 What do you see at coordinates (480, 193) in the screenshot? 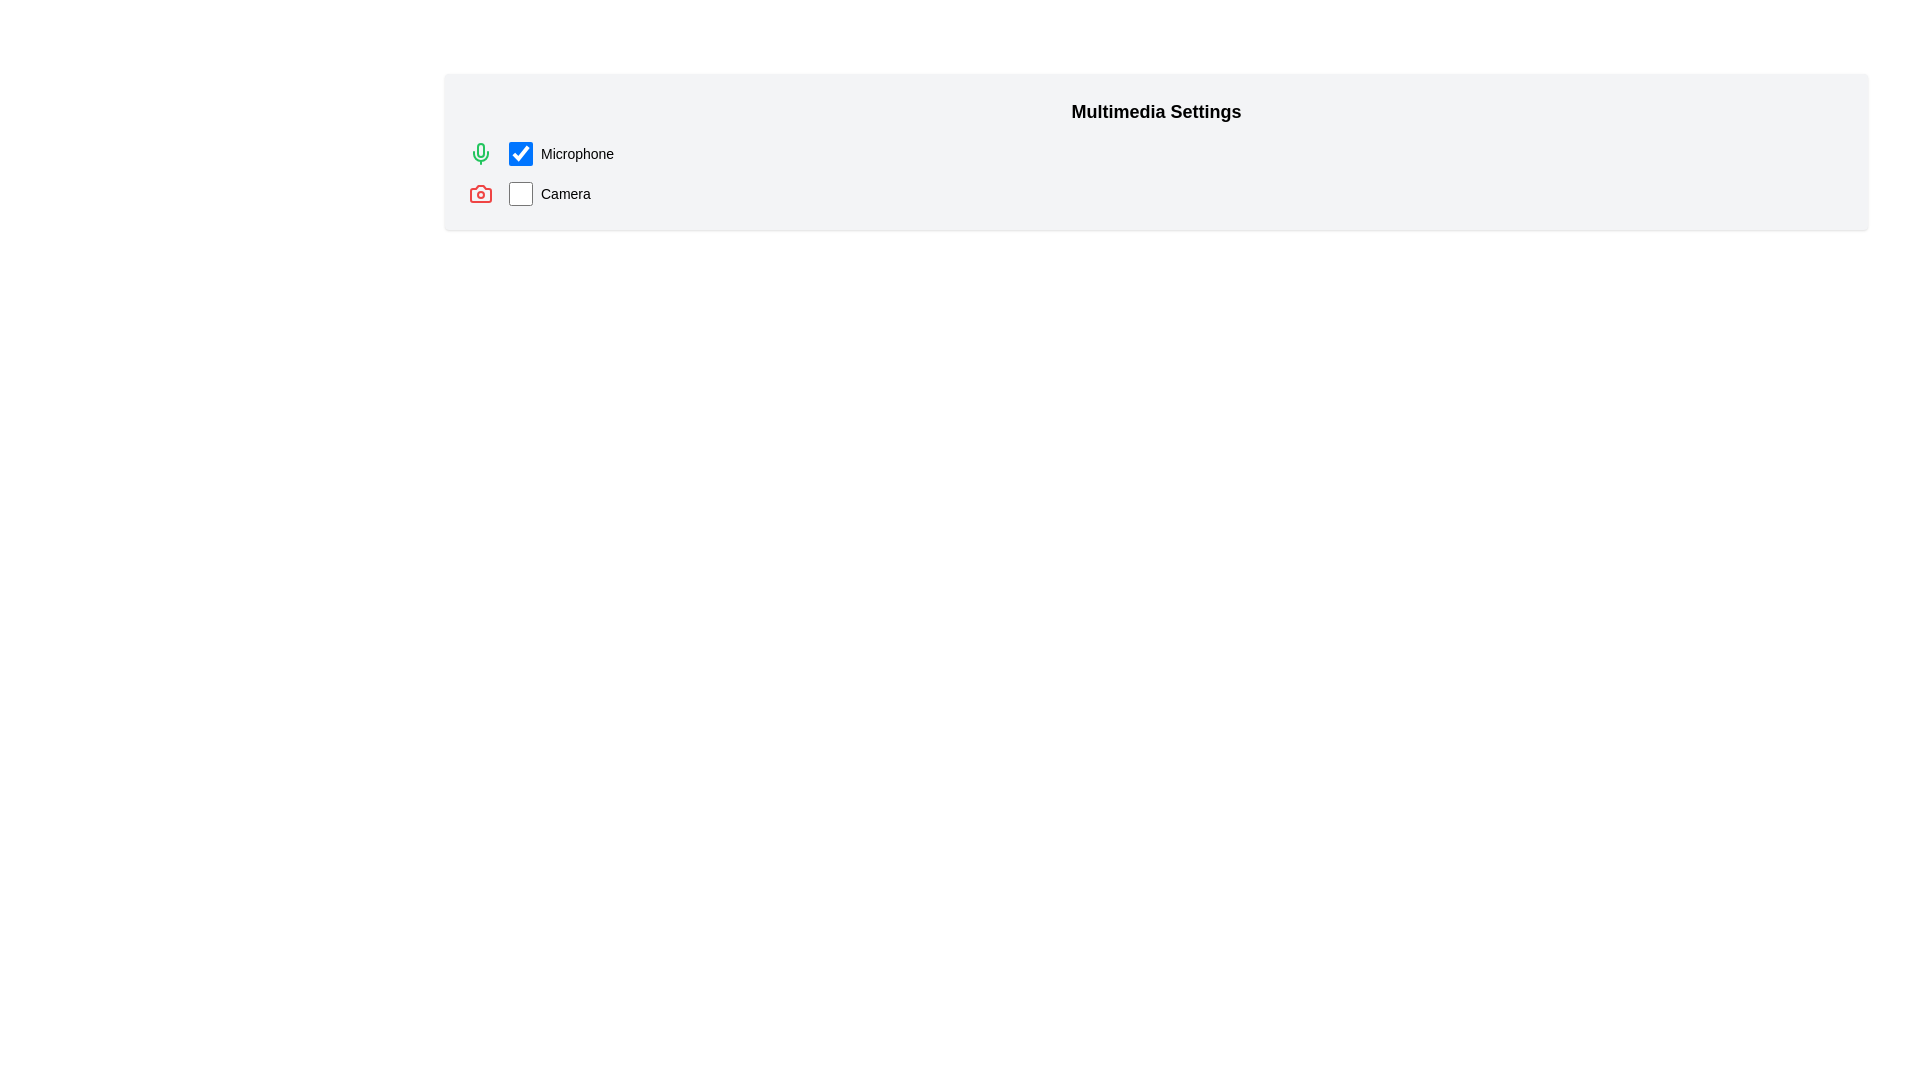
I see `the camera icon in the multimedia settings panel, located to the left of the 'Camera' checkbox and text label, to view additional options` at bounding box center [480, 193].